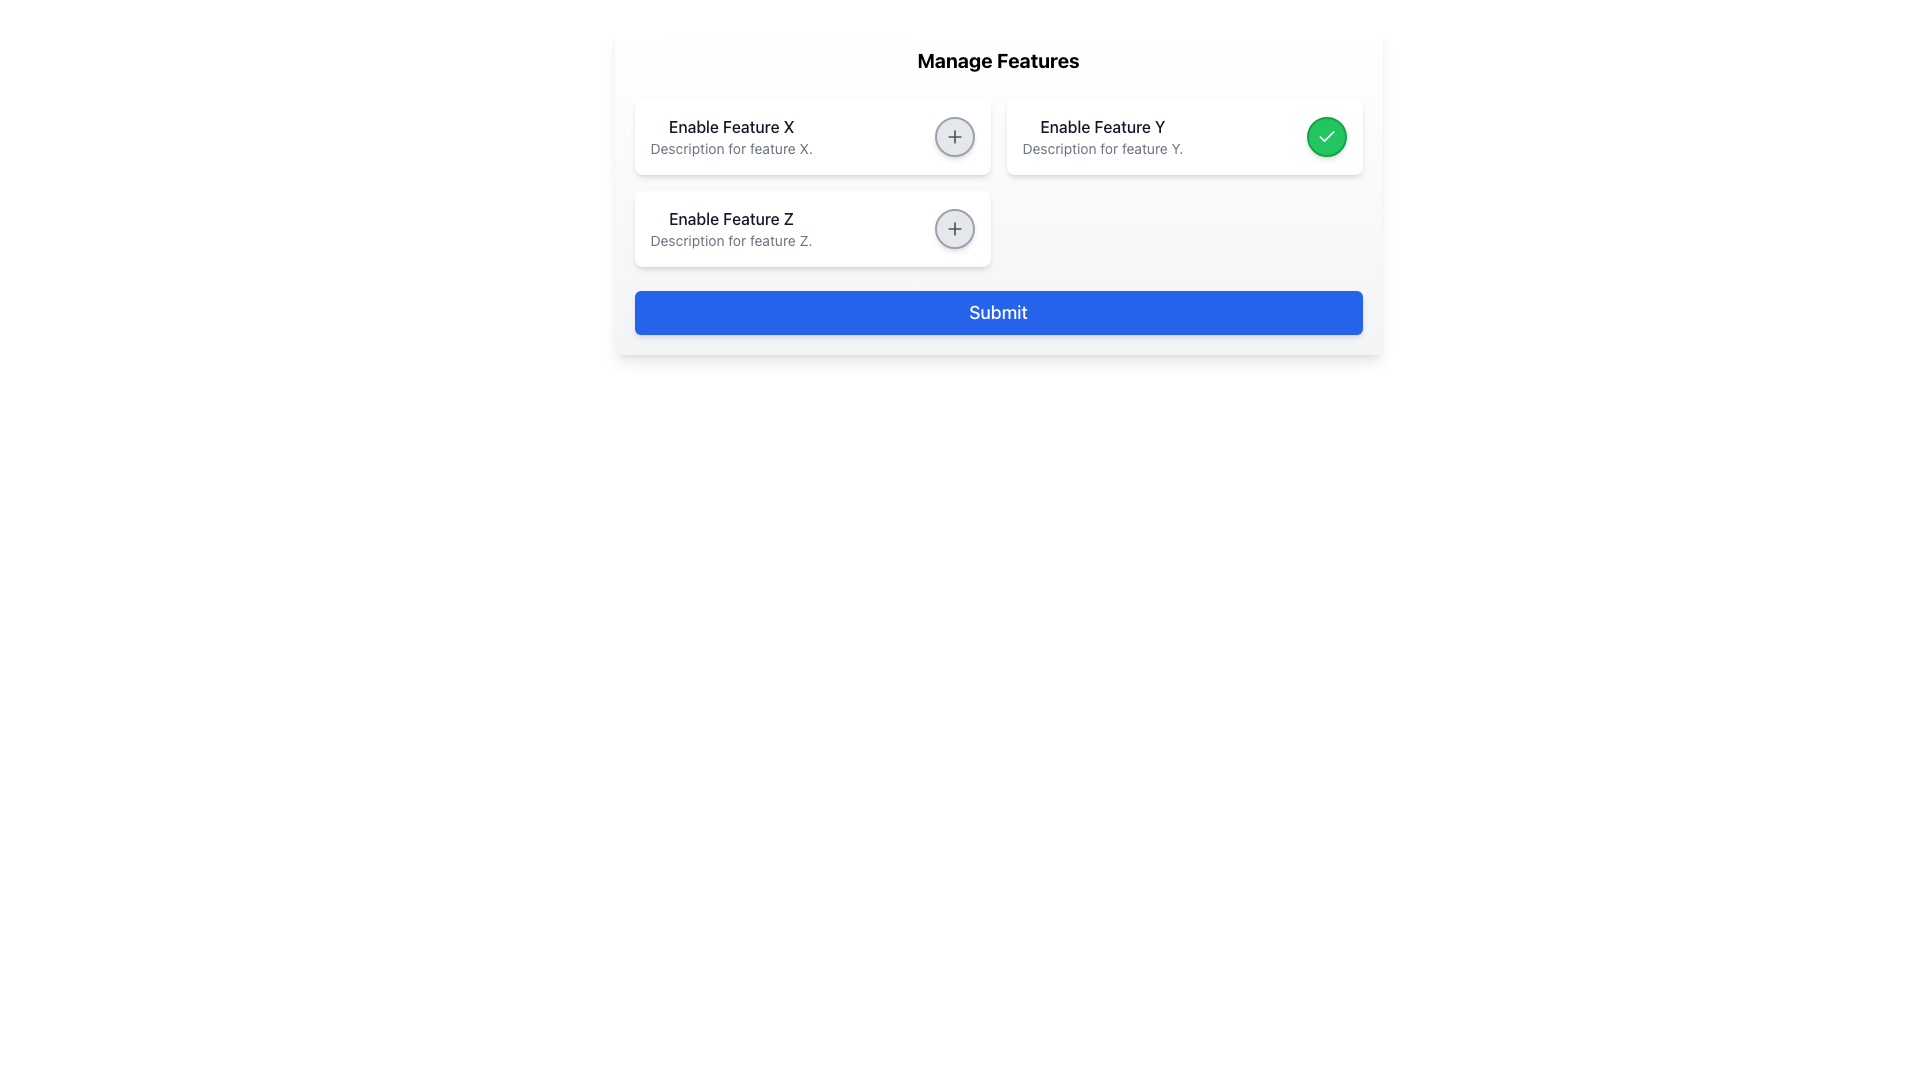 Image resolution: width=1920 pixels, height=1080 pixels. What do you see at coordinates (1184, 136) in the screenshot?
I see `the checkmark on the second card in the vertical list to confirm that 'Feature Y' has been enabled or selected` at bounding box center [1184, 136].